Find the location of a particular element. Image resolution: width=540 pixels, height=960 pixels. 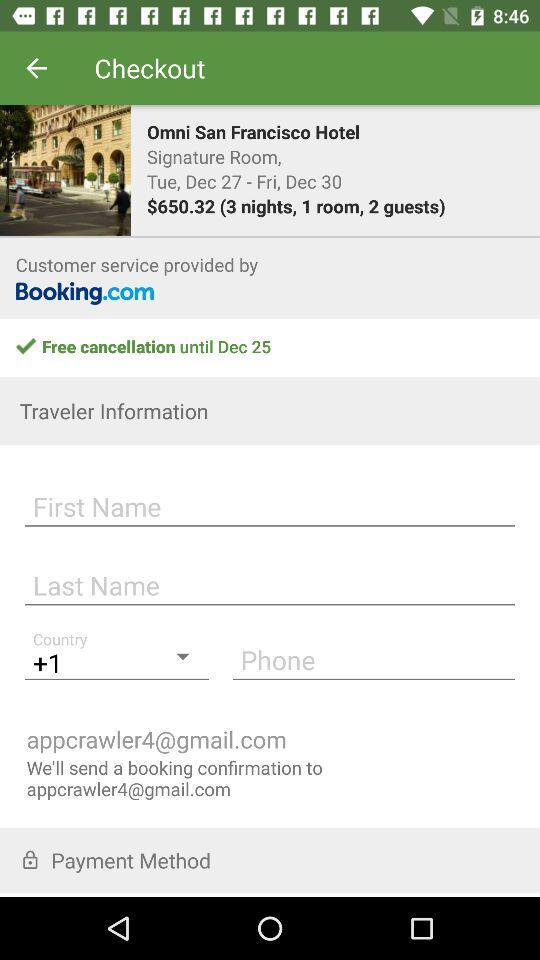

item to the left of the checkout item is located at coordinates (36, 68).